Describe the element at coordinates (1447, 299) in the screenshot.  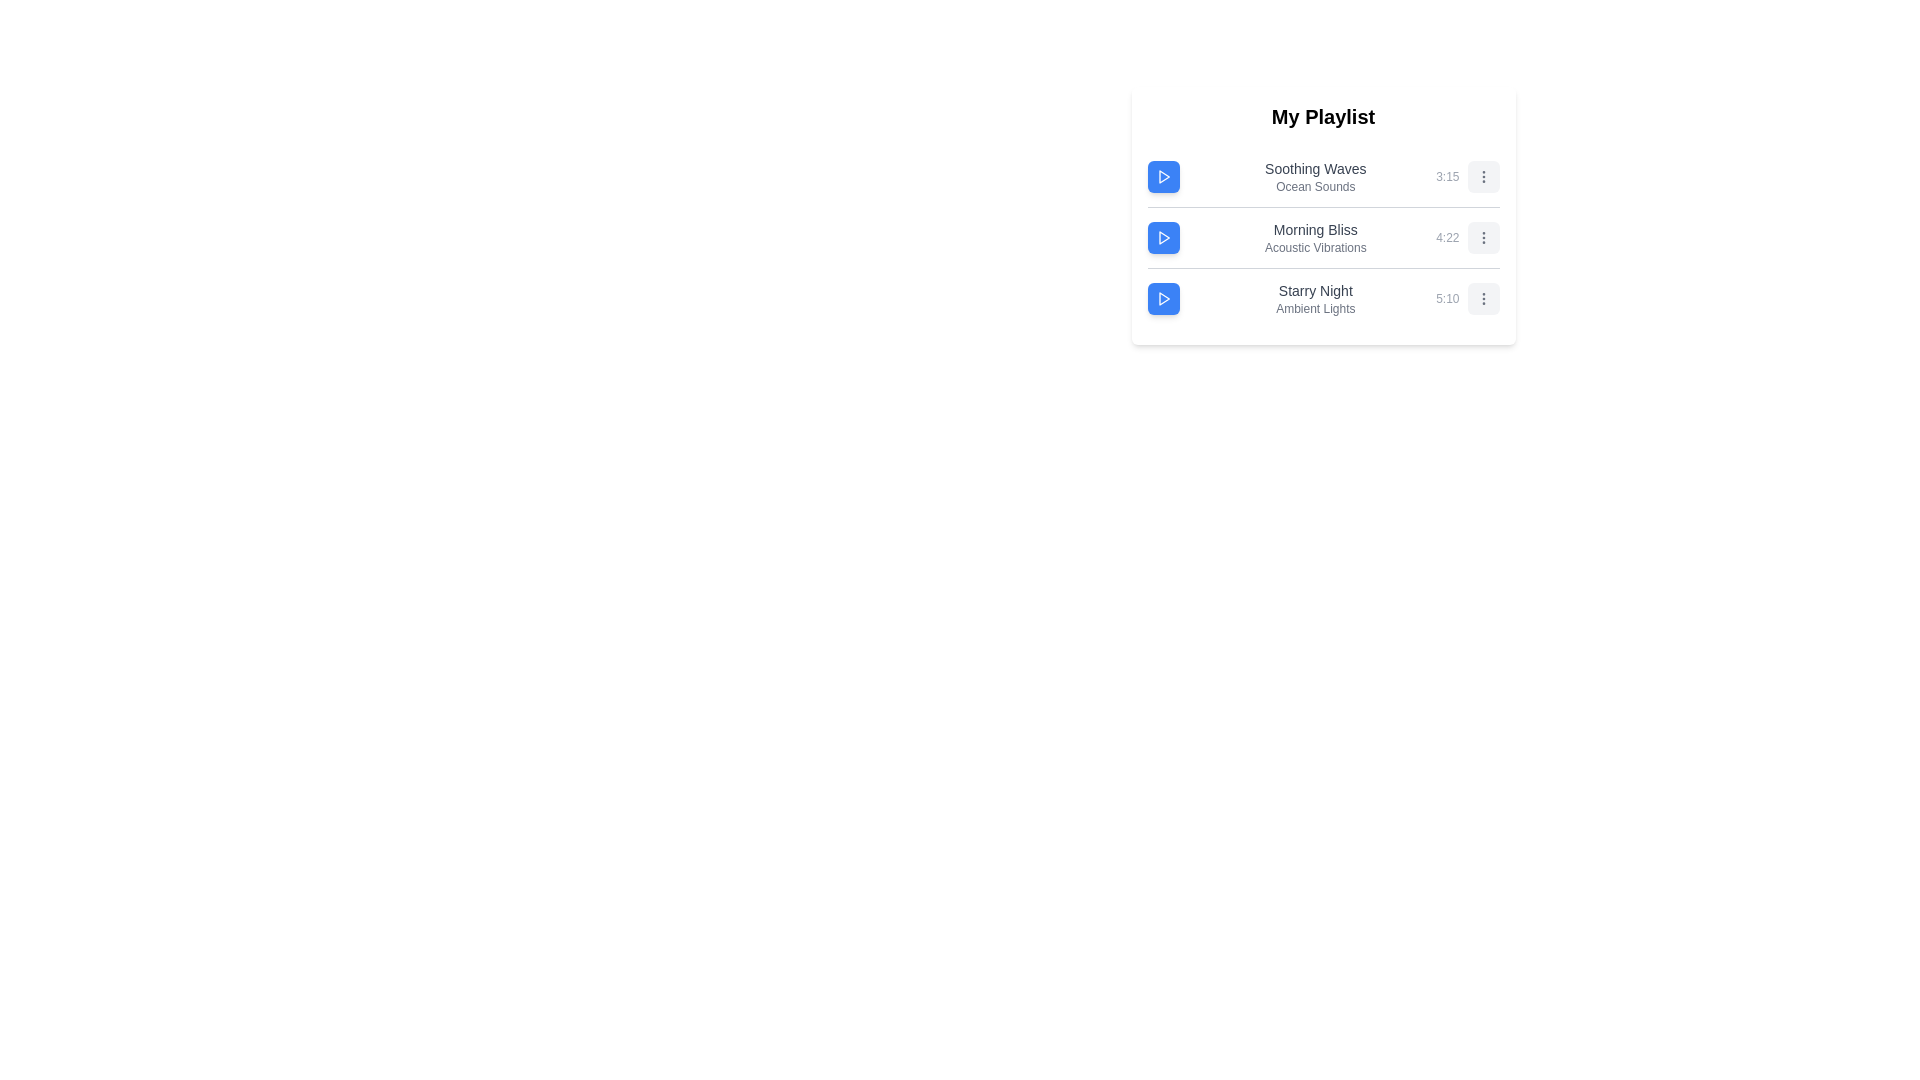
I see `the third duration indicator of the 'Starry Night' track in the 'My Playlist' list, which is a static text label showing the track duration` at that location.